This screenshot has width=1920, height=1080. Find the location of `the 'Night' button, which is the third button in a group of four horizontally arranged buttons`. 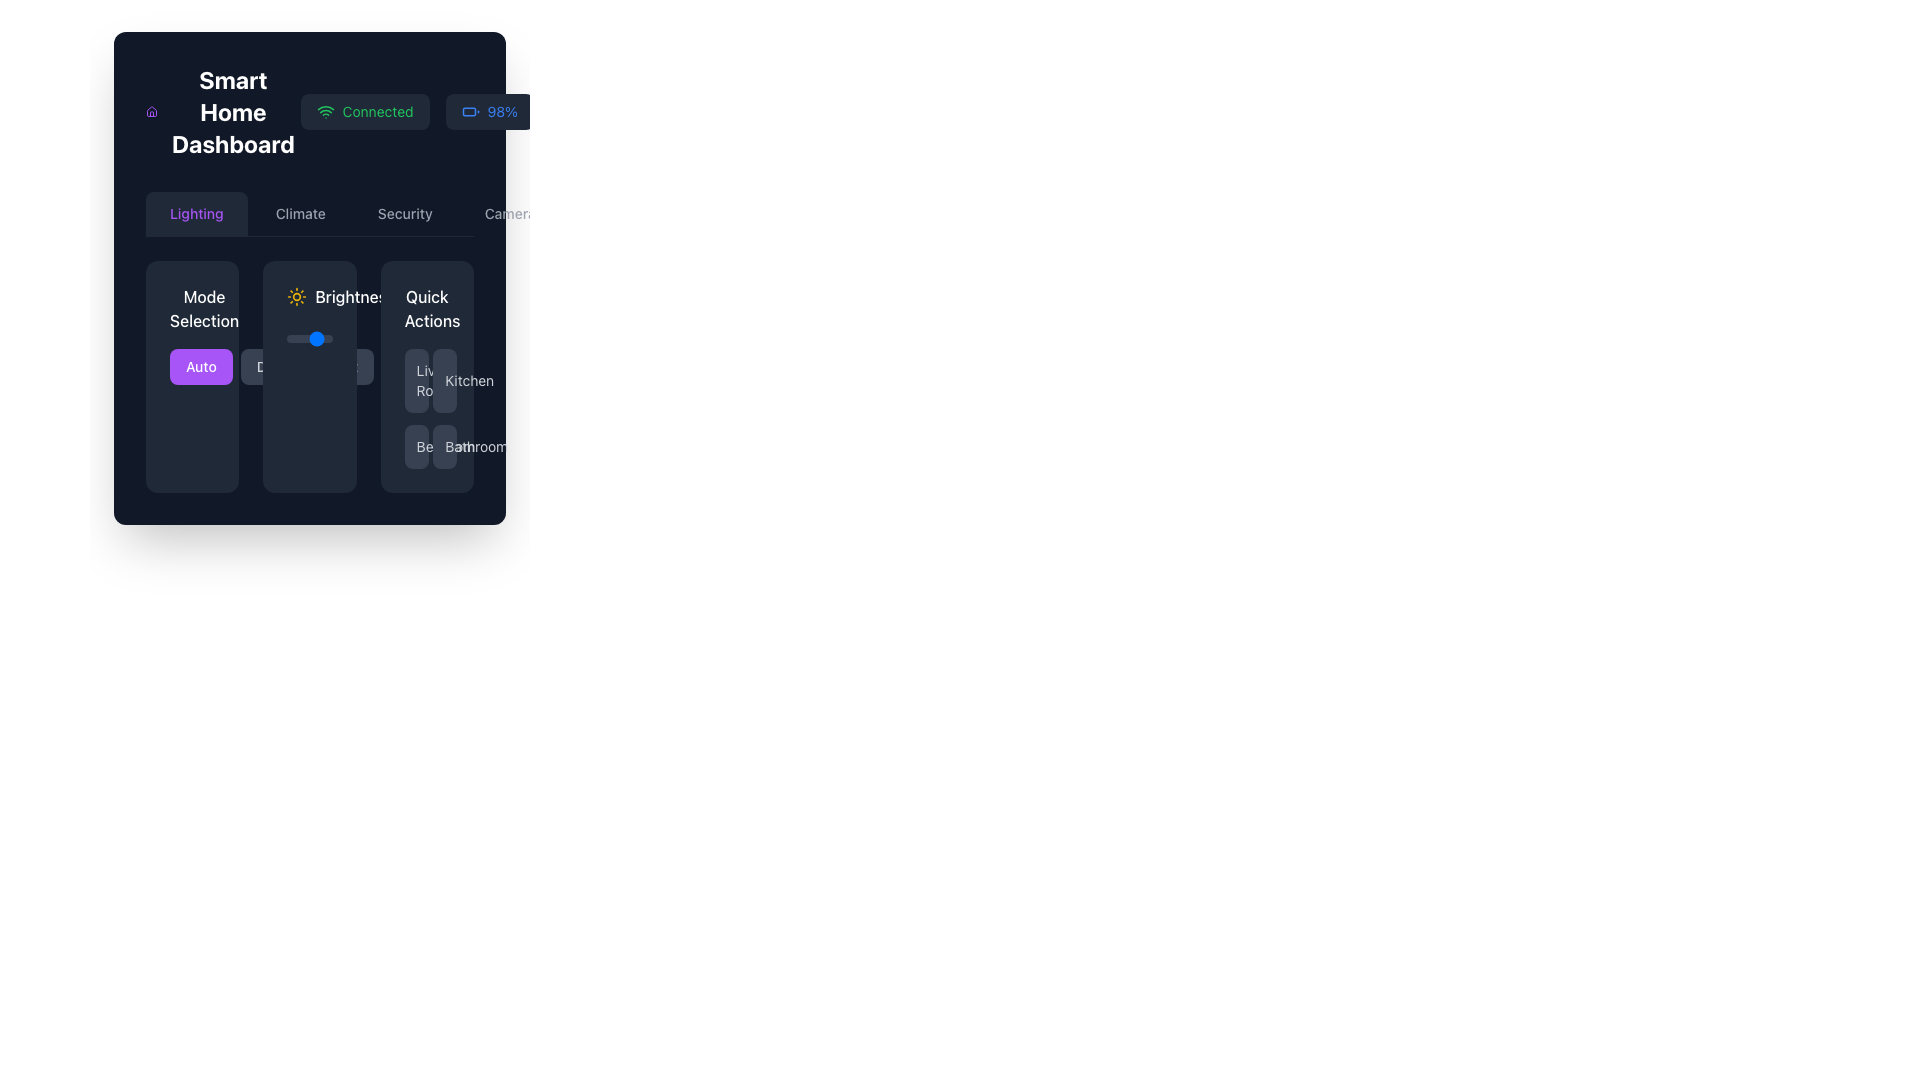

the 'Night' button, which is the third button in a group of four horizontally arranged buttons is located at coordinates (340, 366).